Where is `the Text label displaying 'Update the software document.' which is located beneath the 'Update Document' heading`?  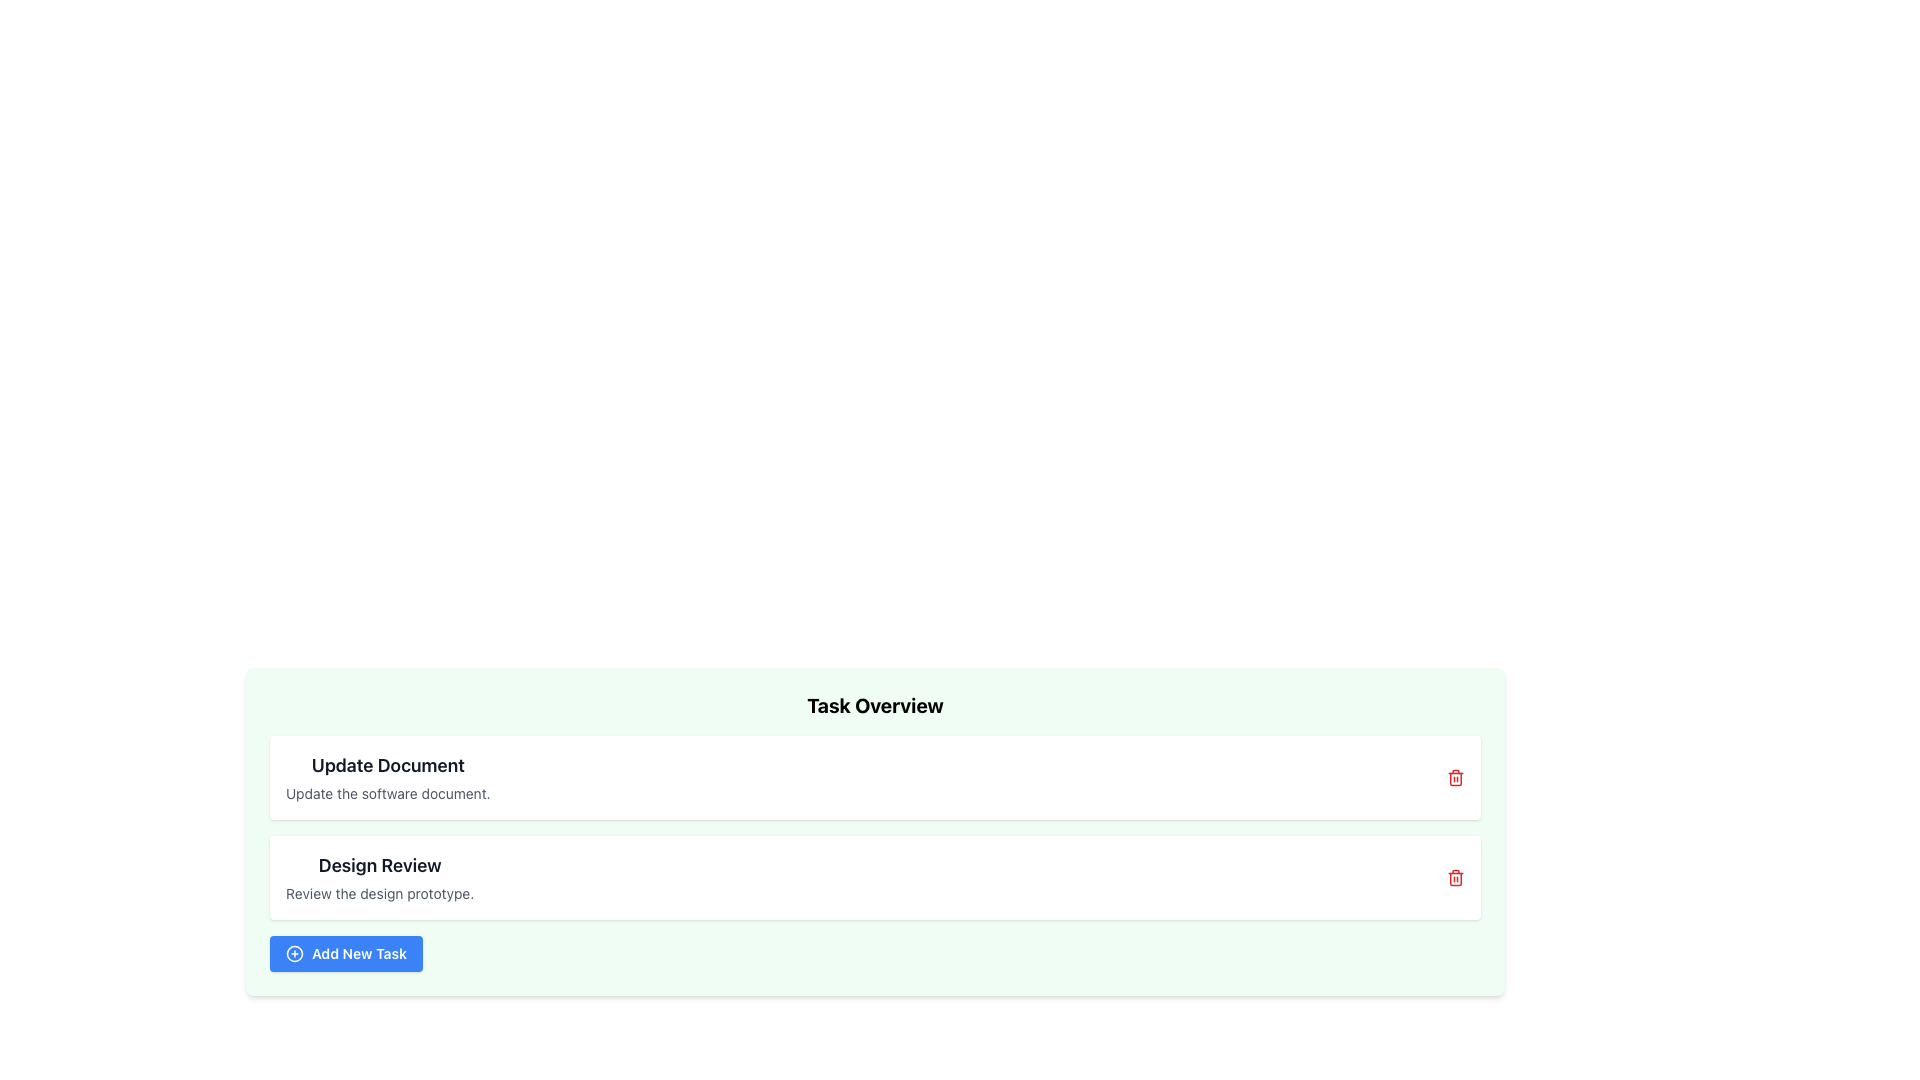 the Text label displaying 'Update the software document.' which is located beneath the 'Update Document' heading is located at coordinates (388, 793).